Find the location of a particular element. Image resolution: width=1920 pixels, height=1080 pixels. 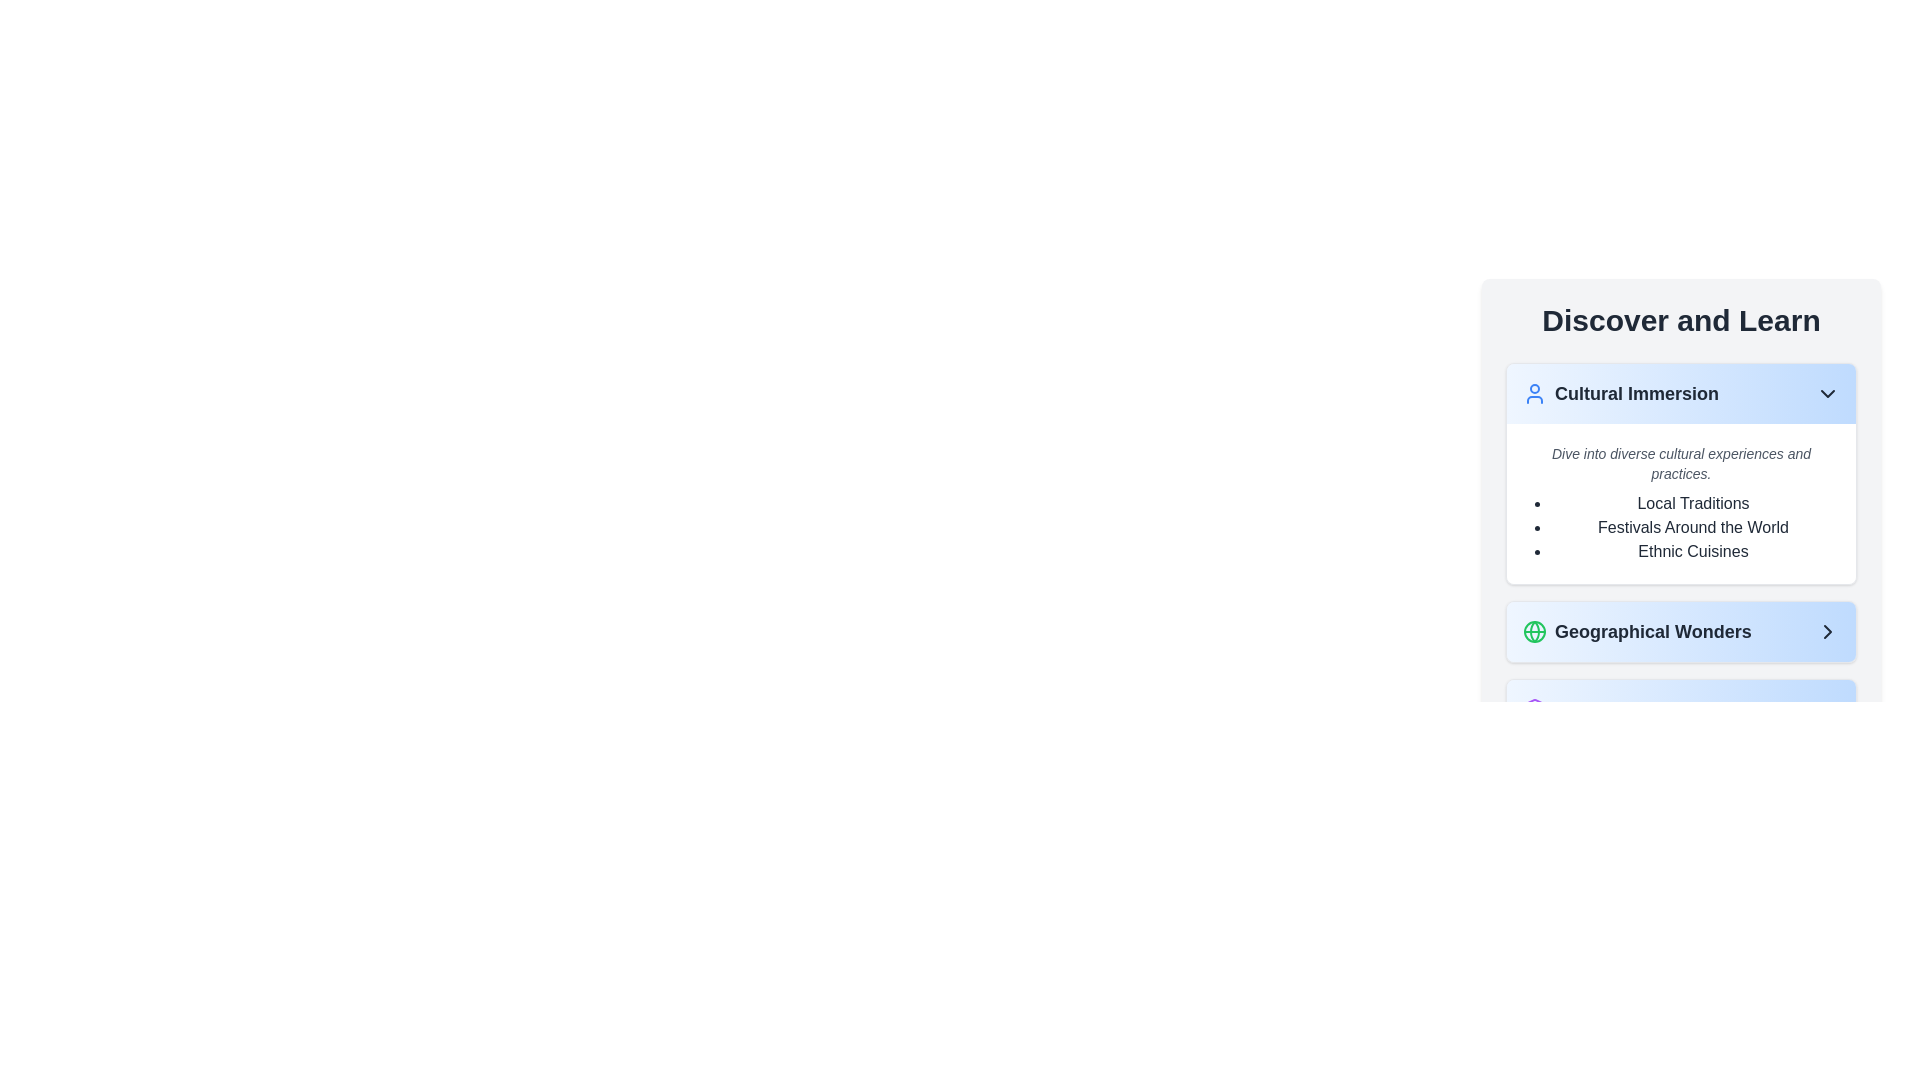

the 'Geographical Wonders' navigation link or label is located at coordinates (1637, 632).